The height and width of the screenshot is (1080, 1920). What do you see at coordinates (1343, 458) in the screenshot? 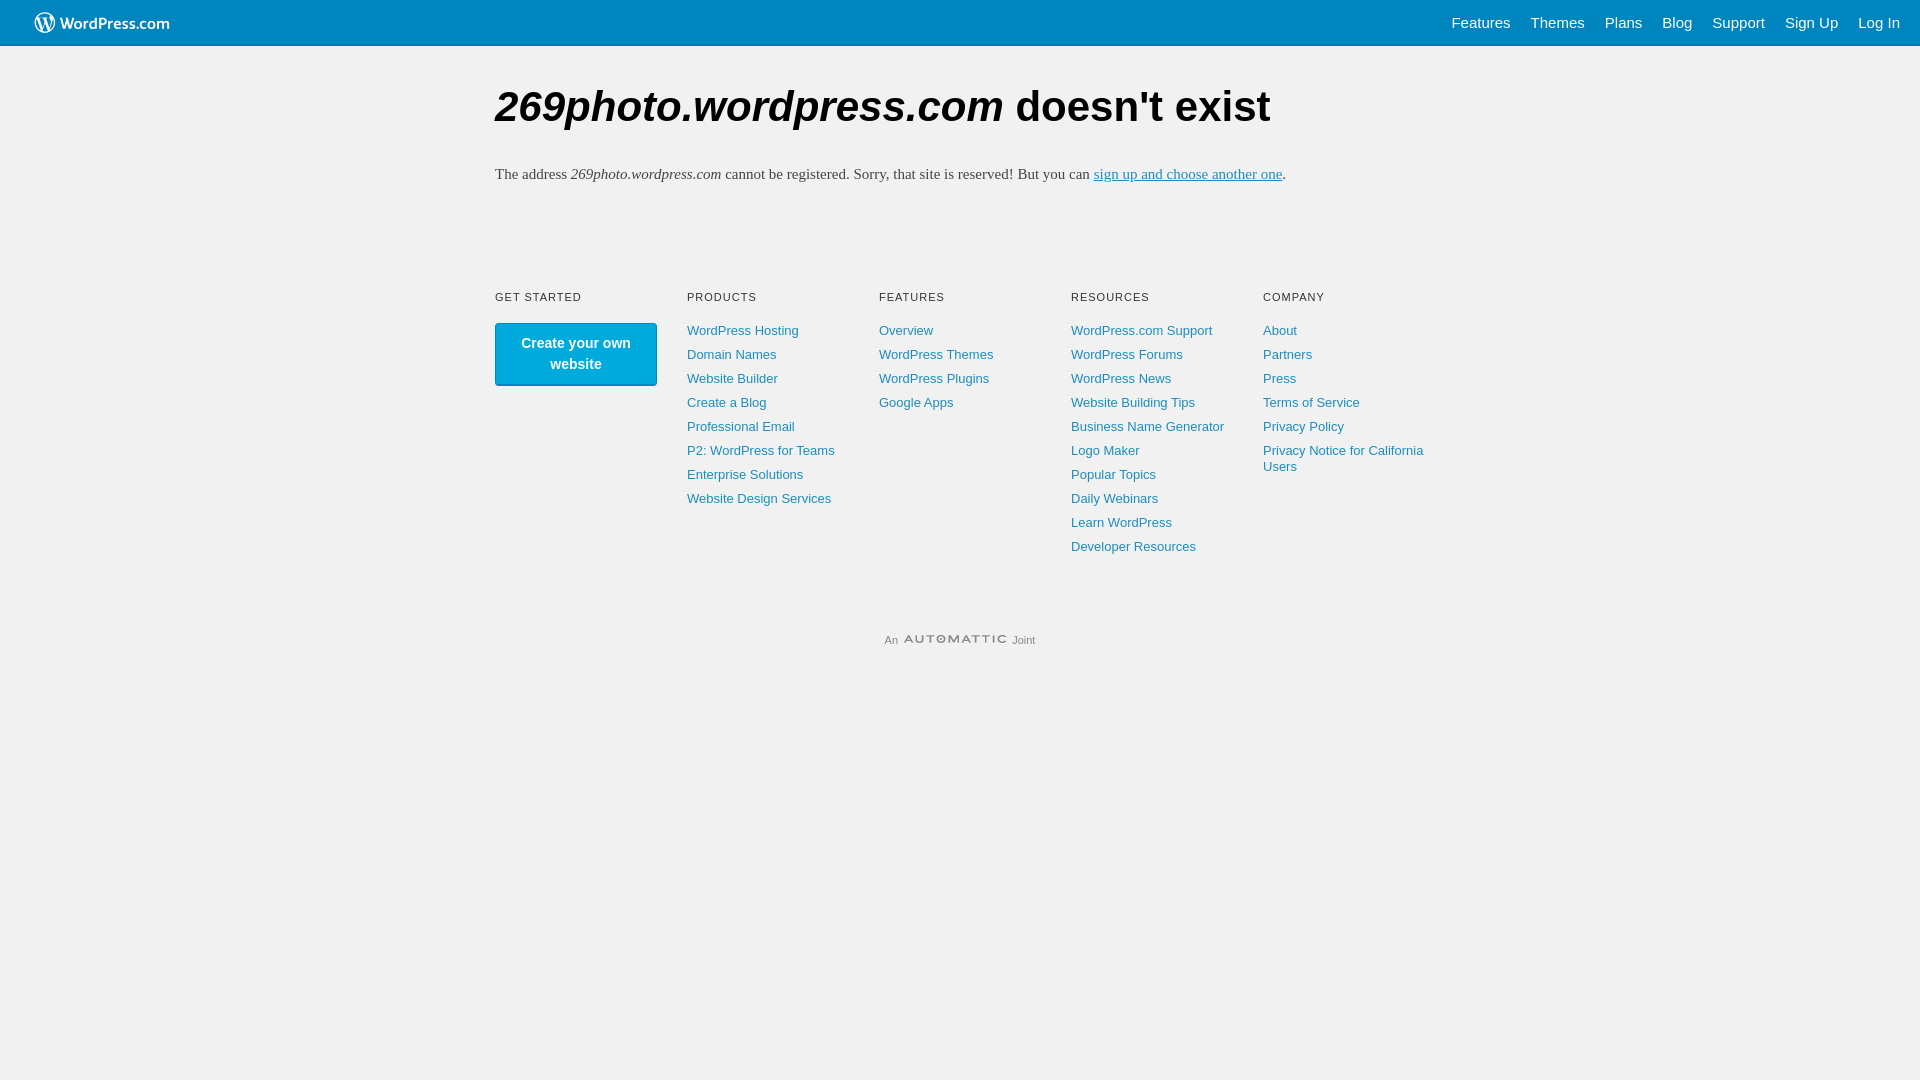
I see `'Privacy Notice for California Users'` at bounding box center [1343, 458].